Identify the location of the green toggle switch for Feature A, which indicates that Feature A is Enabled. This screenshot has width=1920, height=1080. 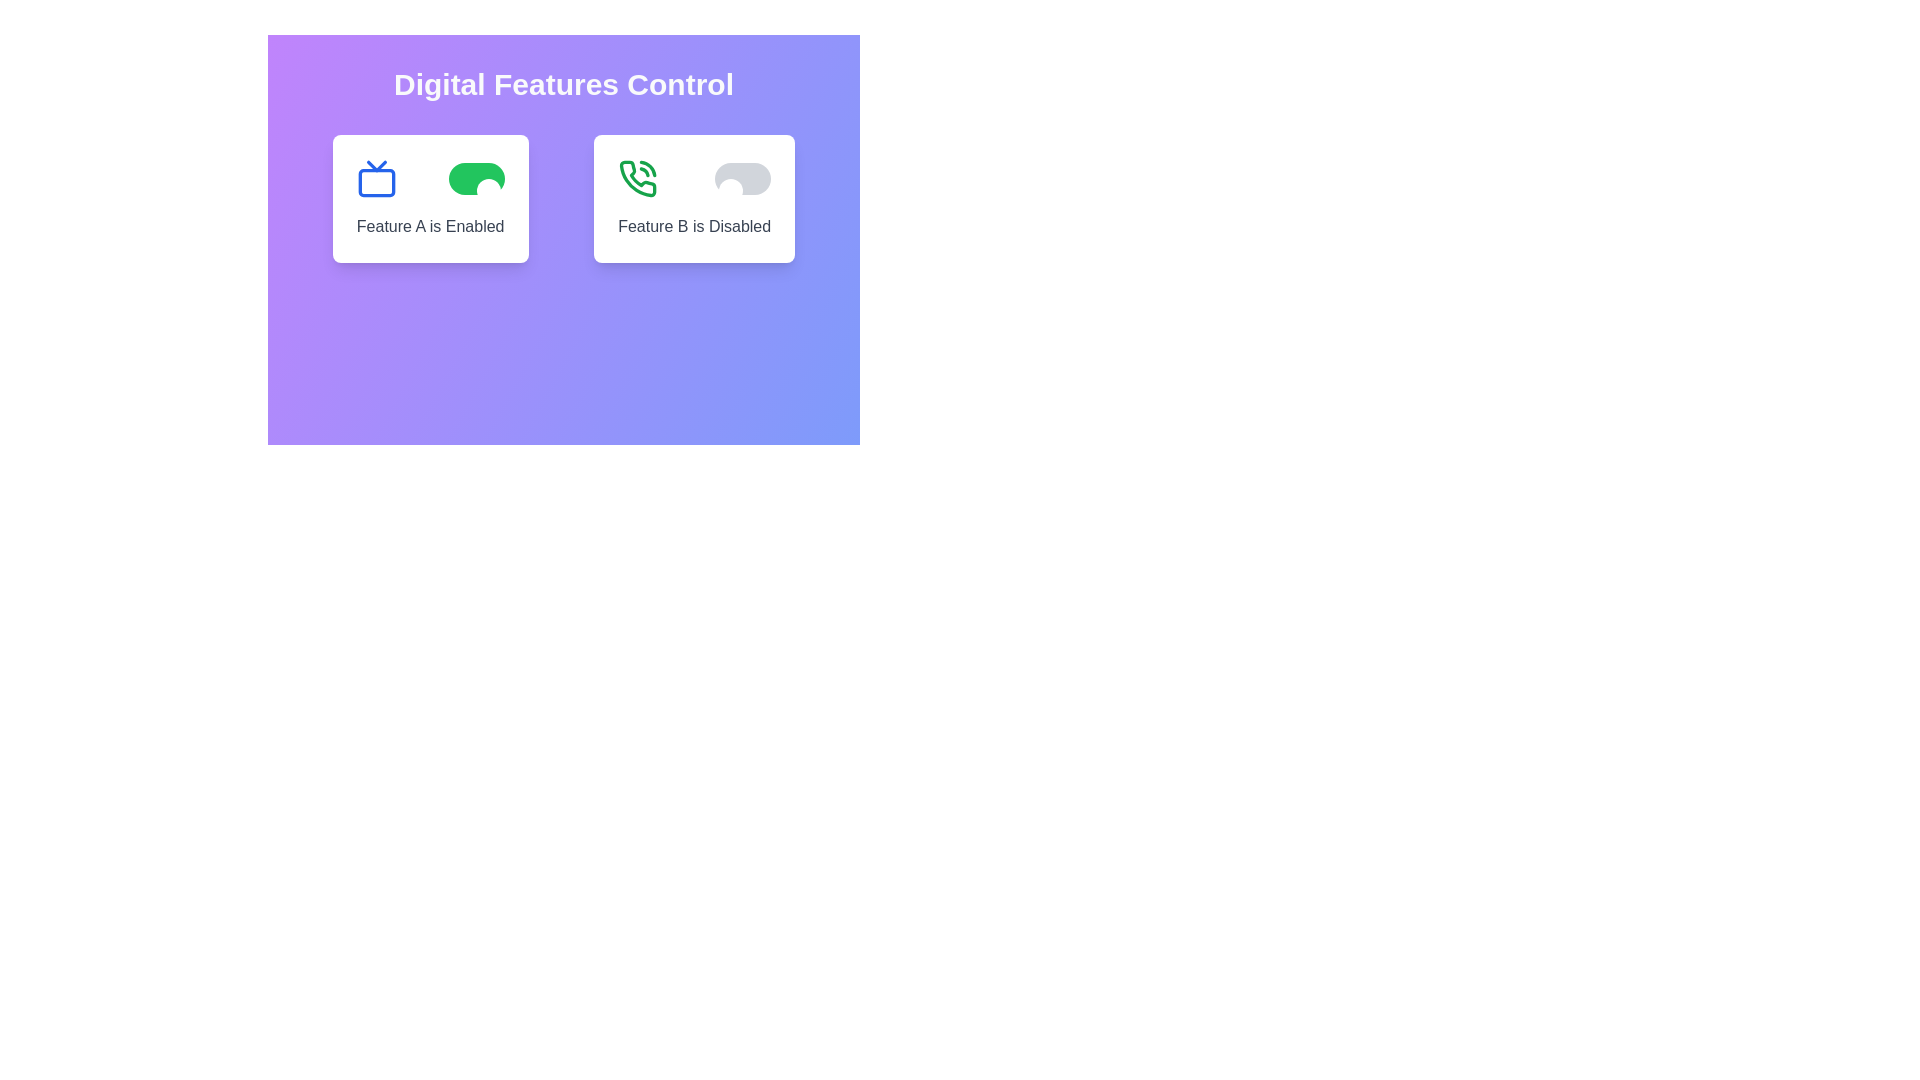
(563, 199).